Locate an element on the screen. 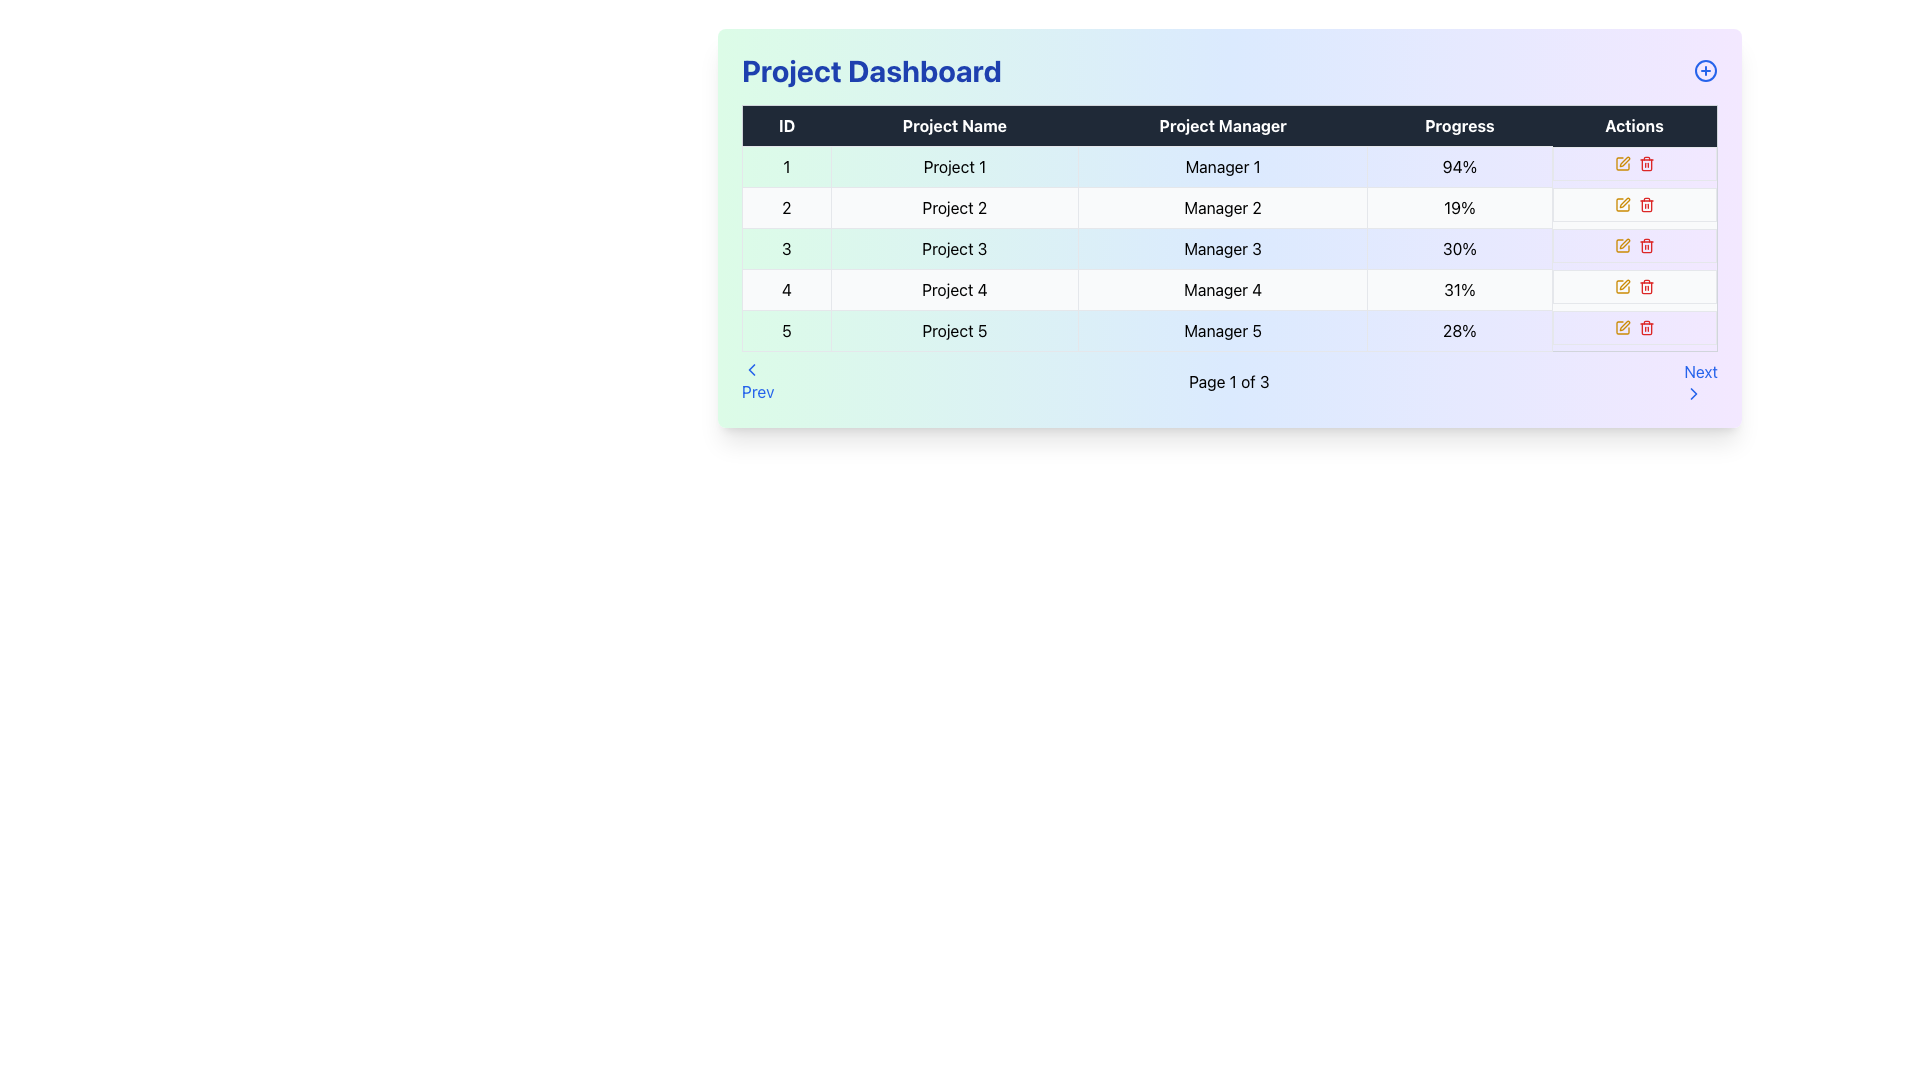  the Text Display element that shows the project name in the third row of the table, located in the 'Project Name' column is located at coordinates (953, 248).